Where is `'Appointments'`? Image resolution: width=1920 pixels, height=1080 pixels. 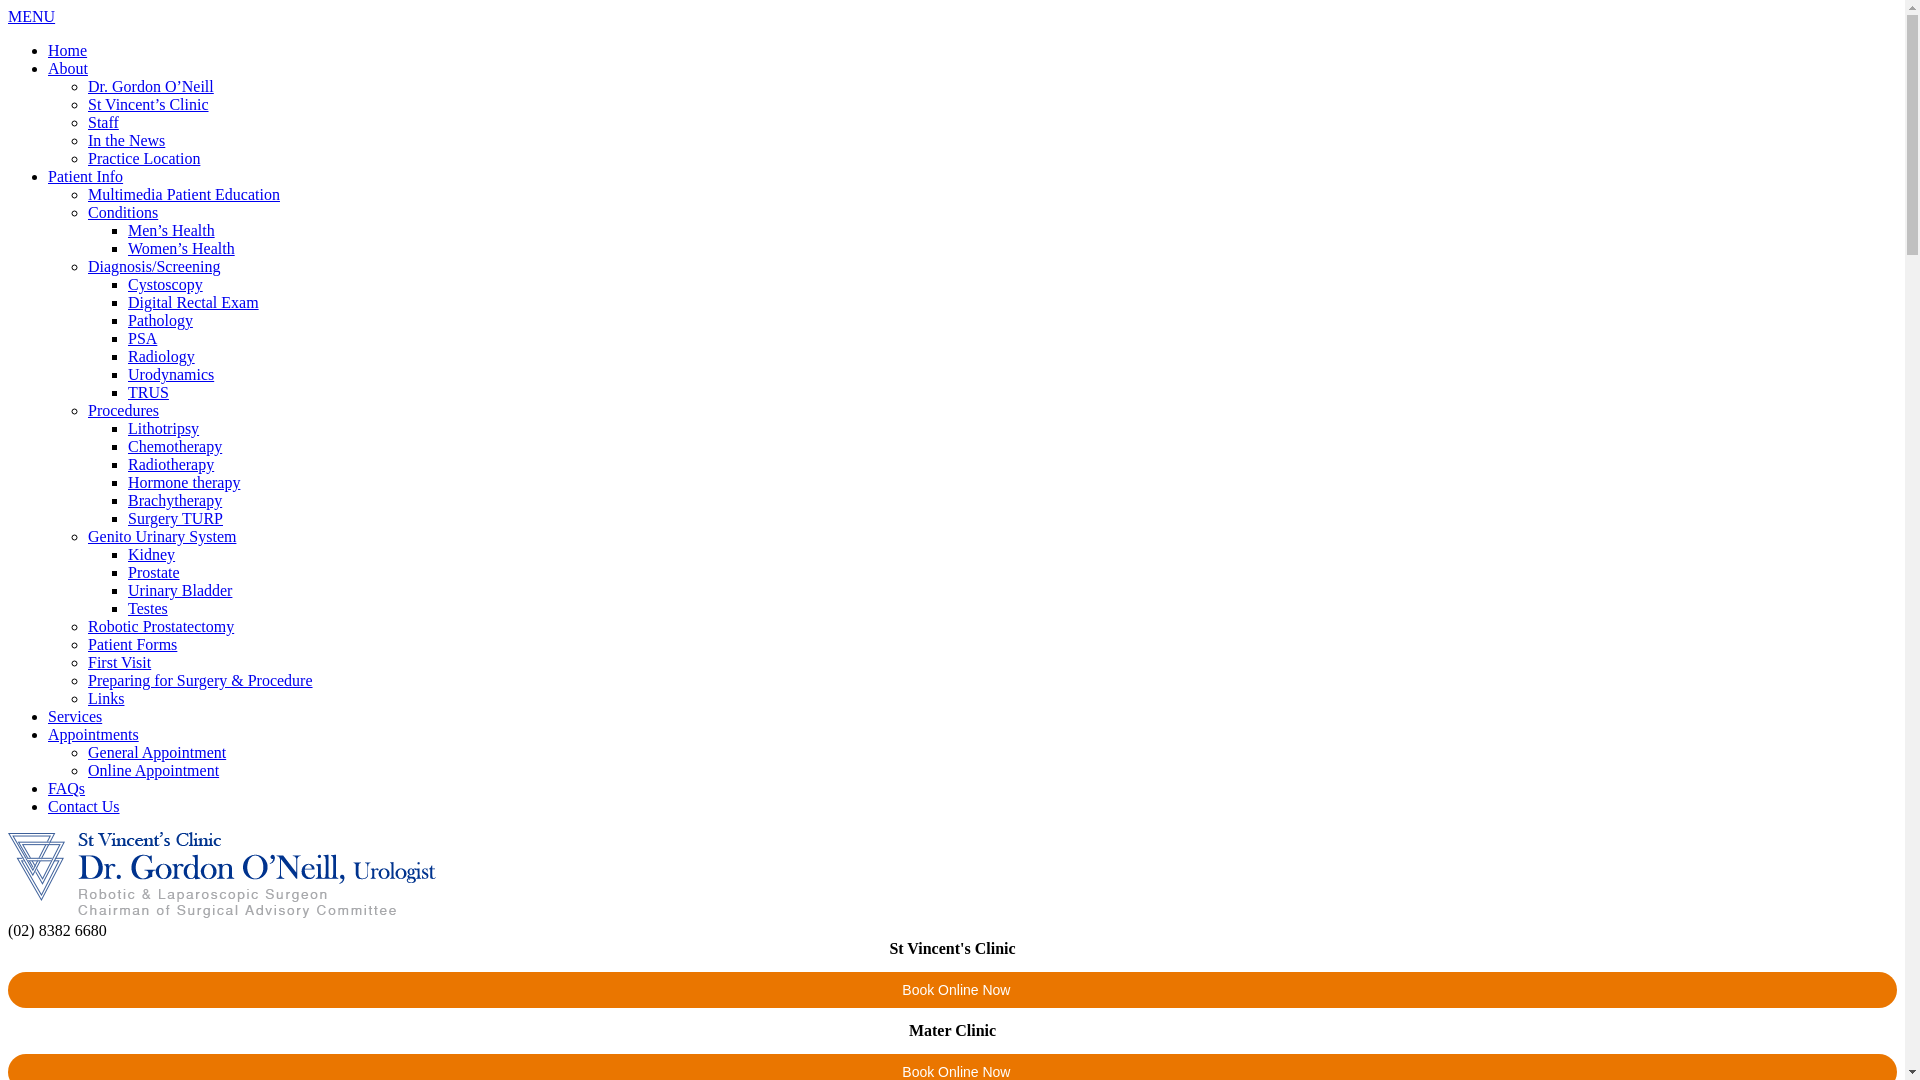
'Appointments' is located at coordinates (92, 734).